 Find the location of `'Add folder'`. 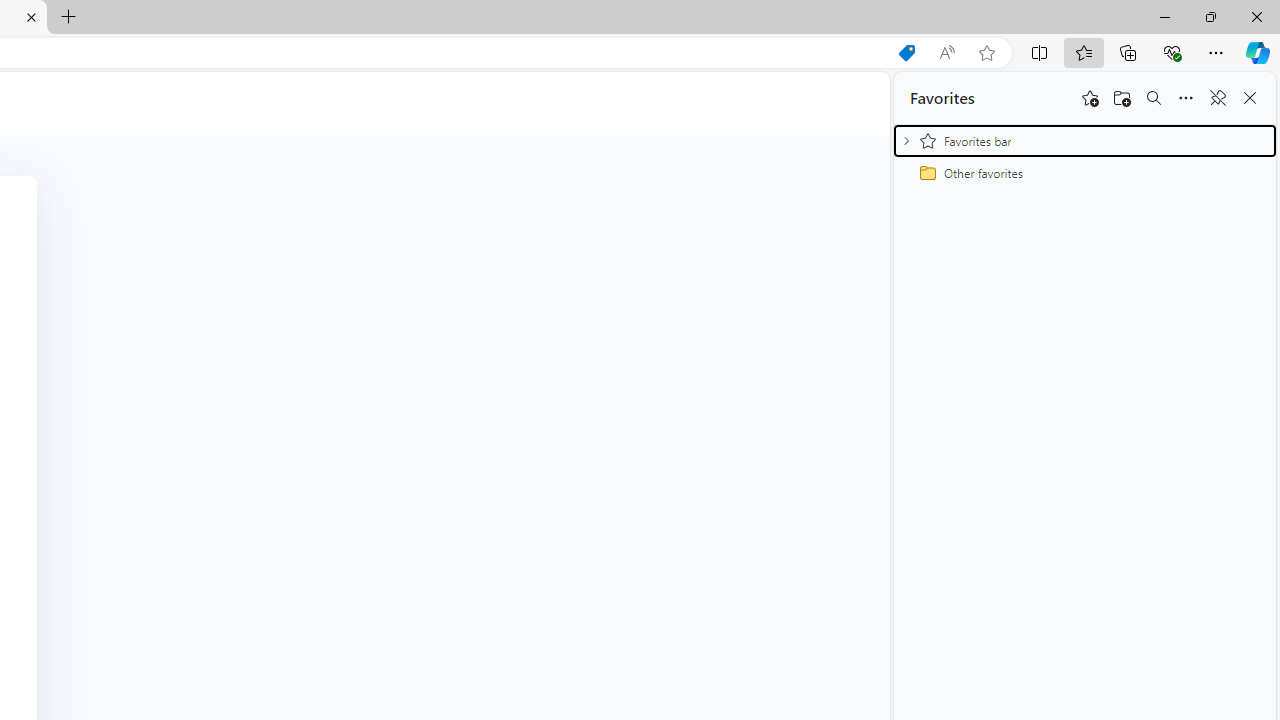

'Add folder' is located at coordinates (1122, 98).